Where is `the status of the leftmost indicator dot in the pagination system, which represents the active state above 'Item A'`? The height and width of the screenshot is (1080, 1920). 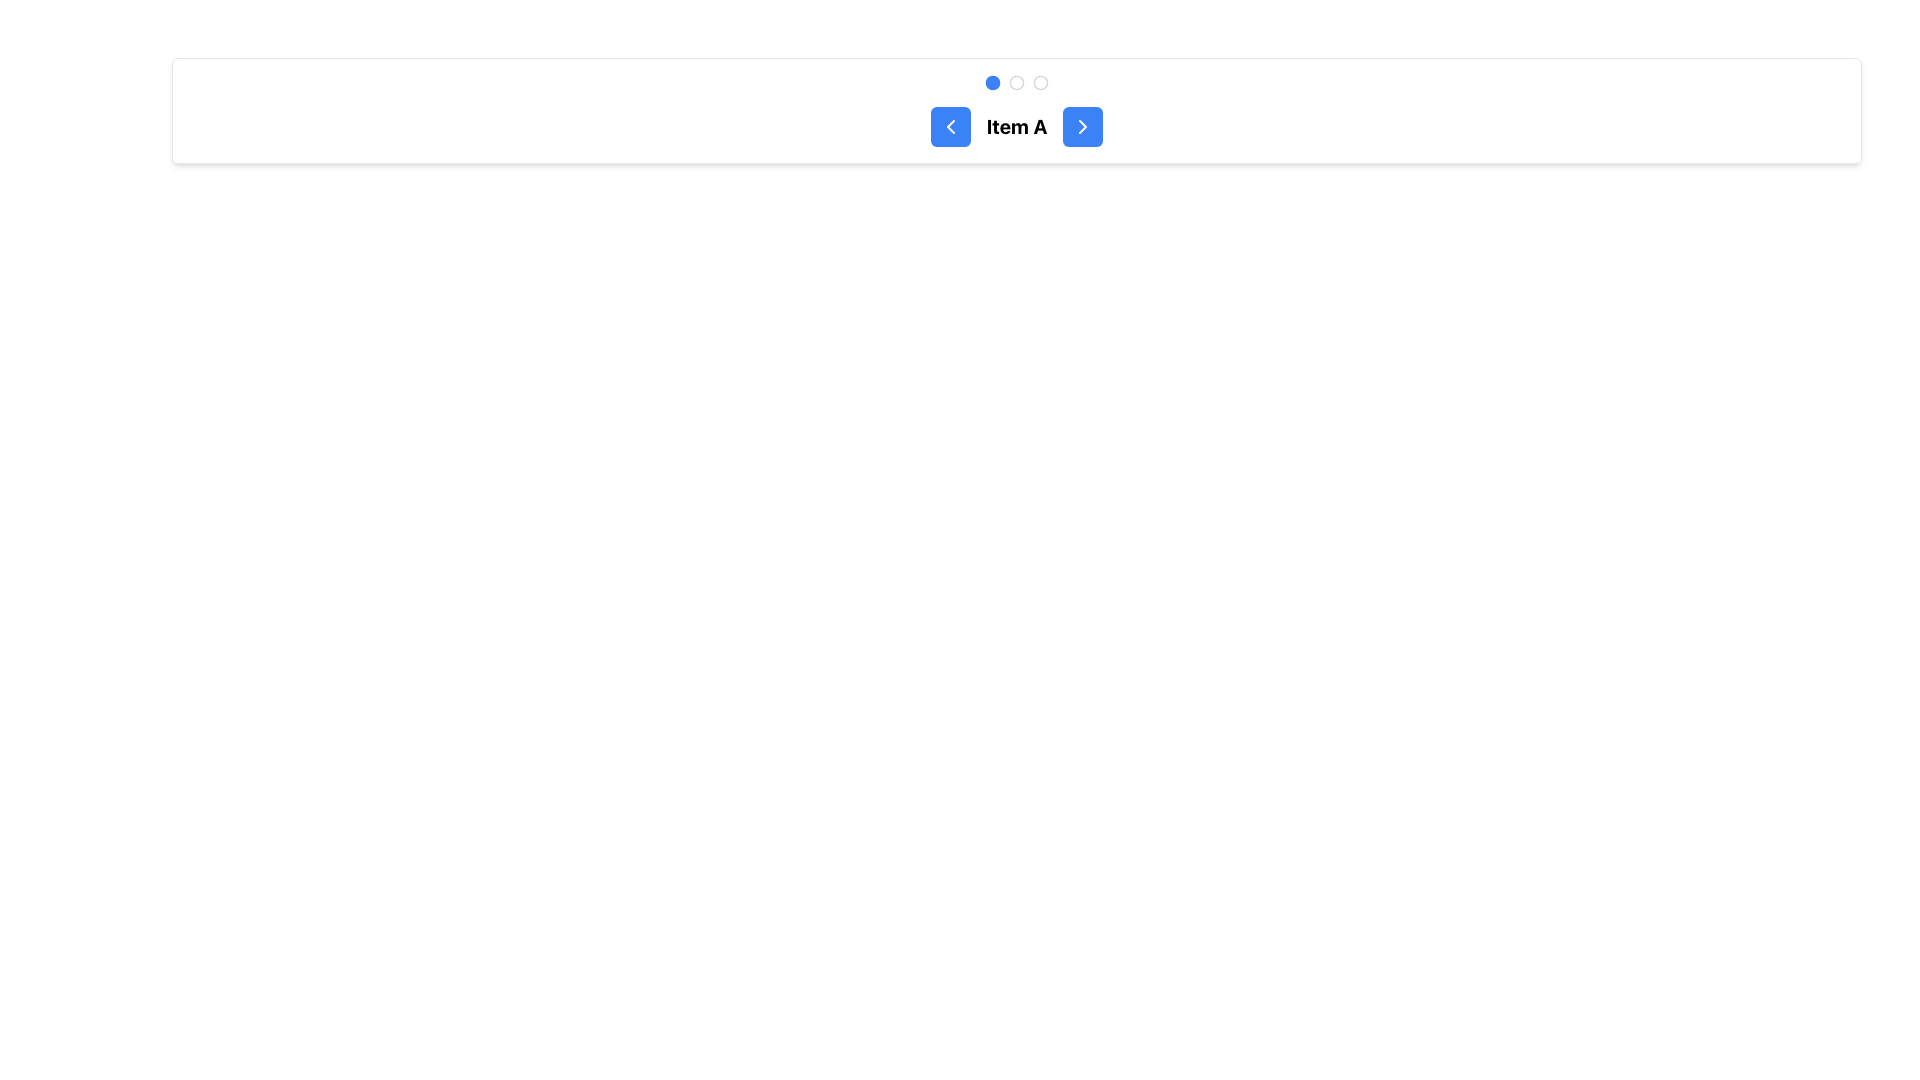
the status of the leftmost indicator dot in the pagination system, which represents the active state above 'Item A' is located at coordinates (993, 82).